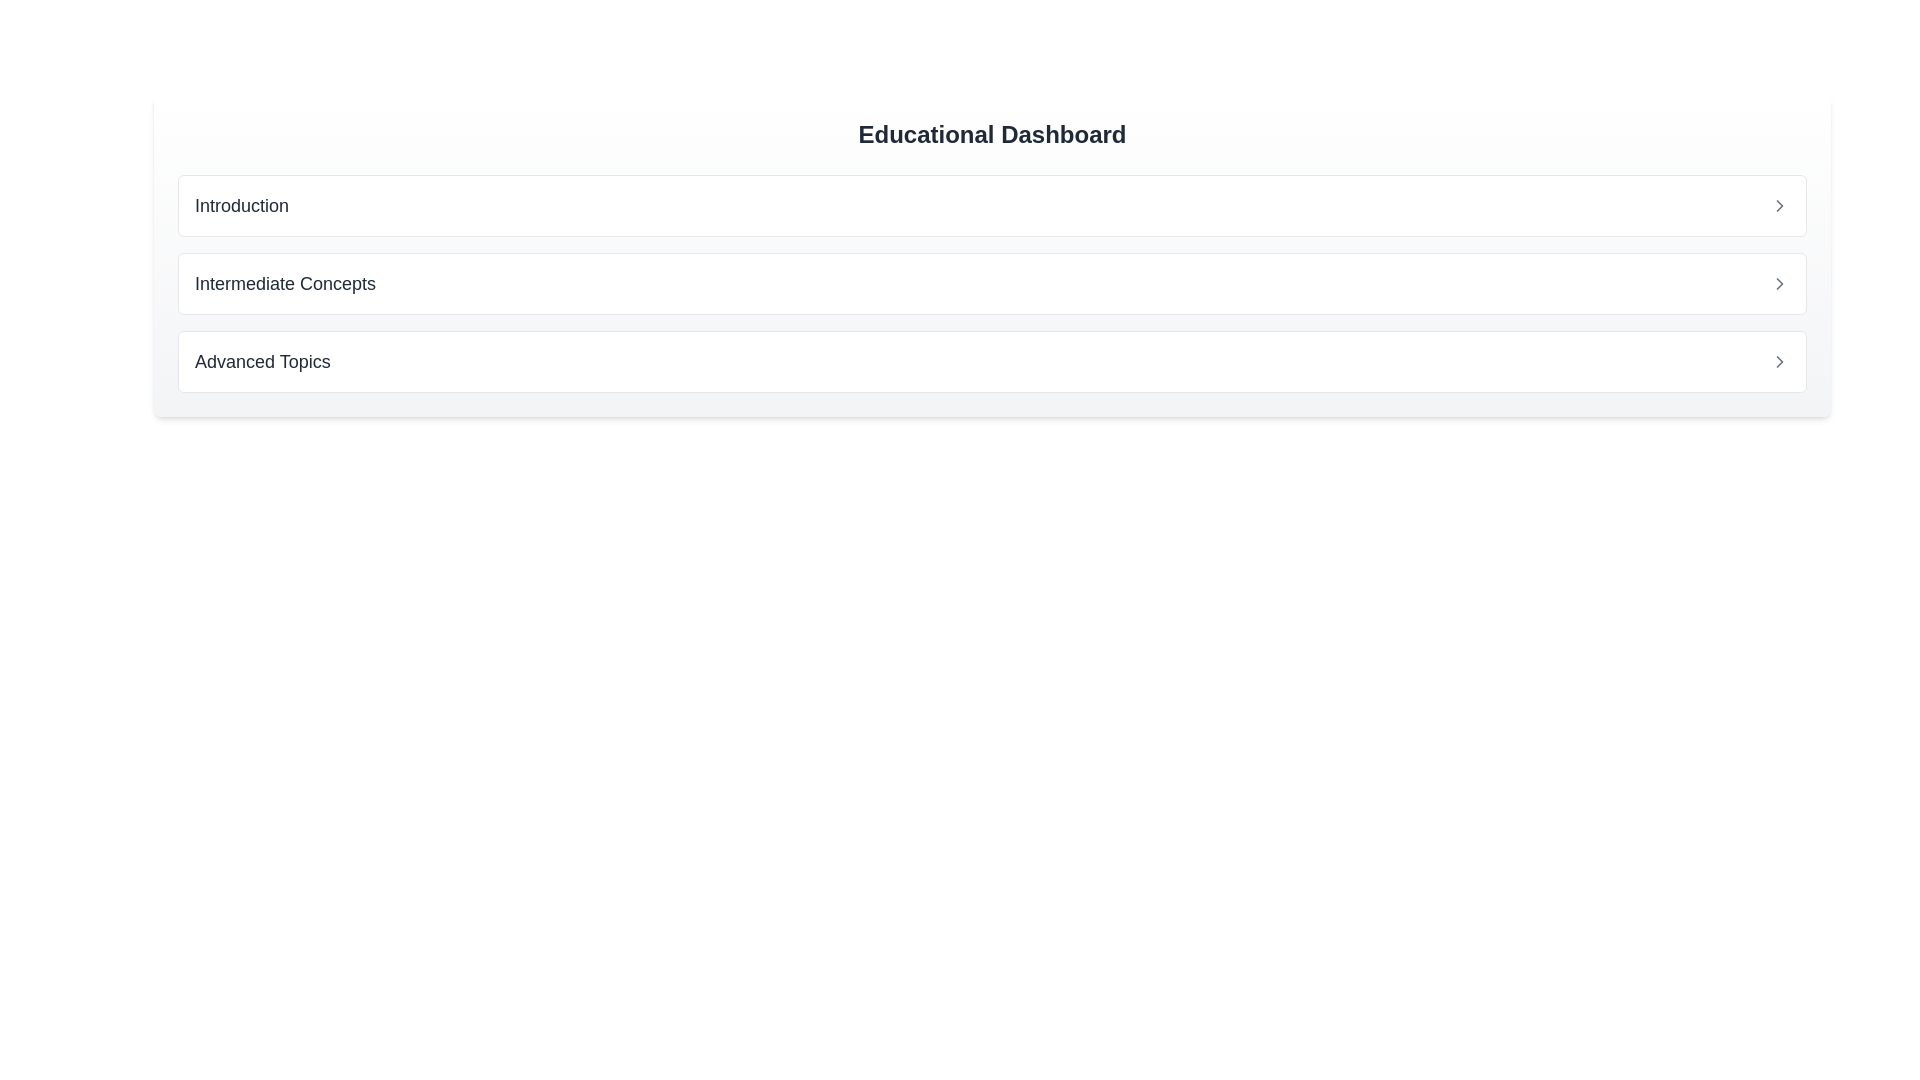  Describe the element at coordinates (992, 284) in the screenshot. I see `the second interactive list item in the educational dashboard` at that location.